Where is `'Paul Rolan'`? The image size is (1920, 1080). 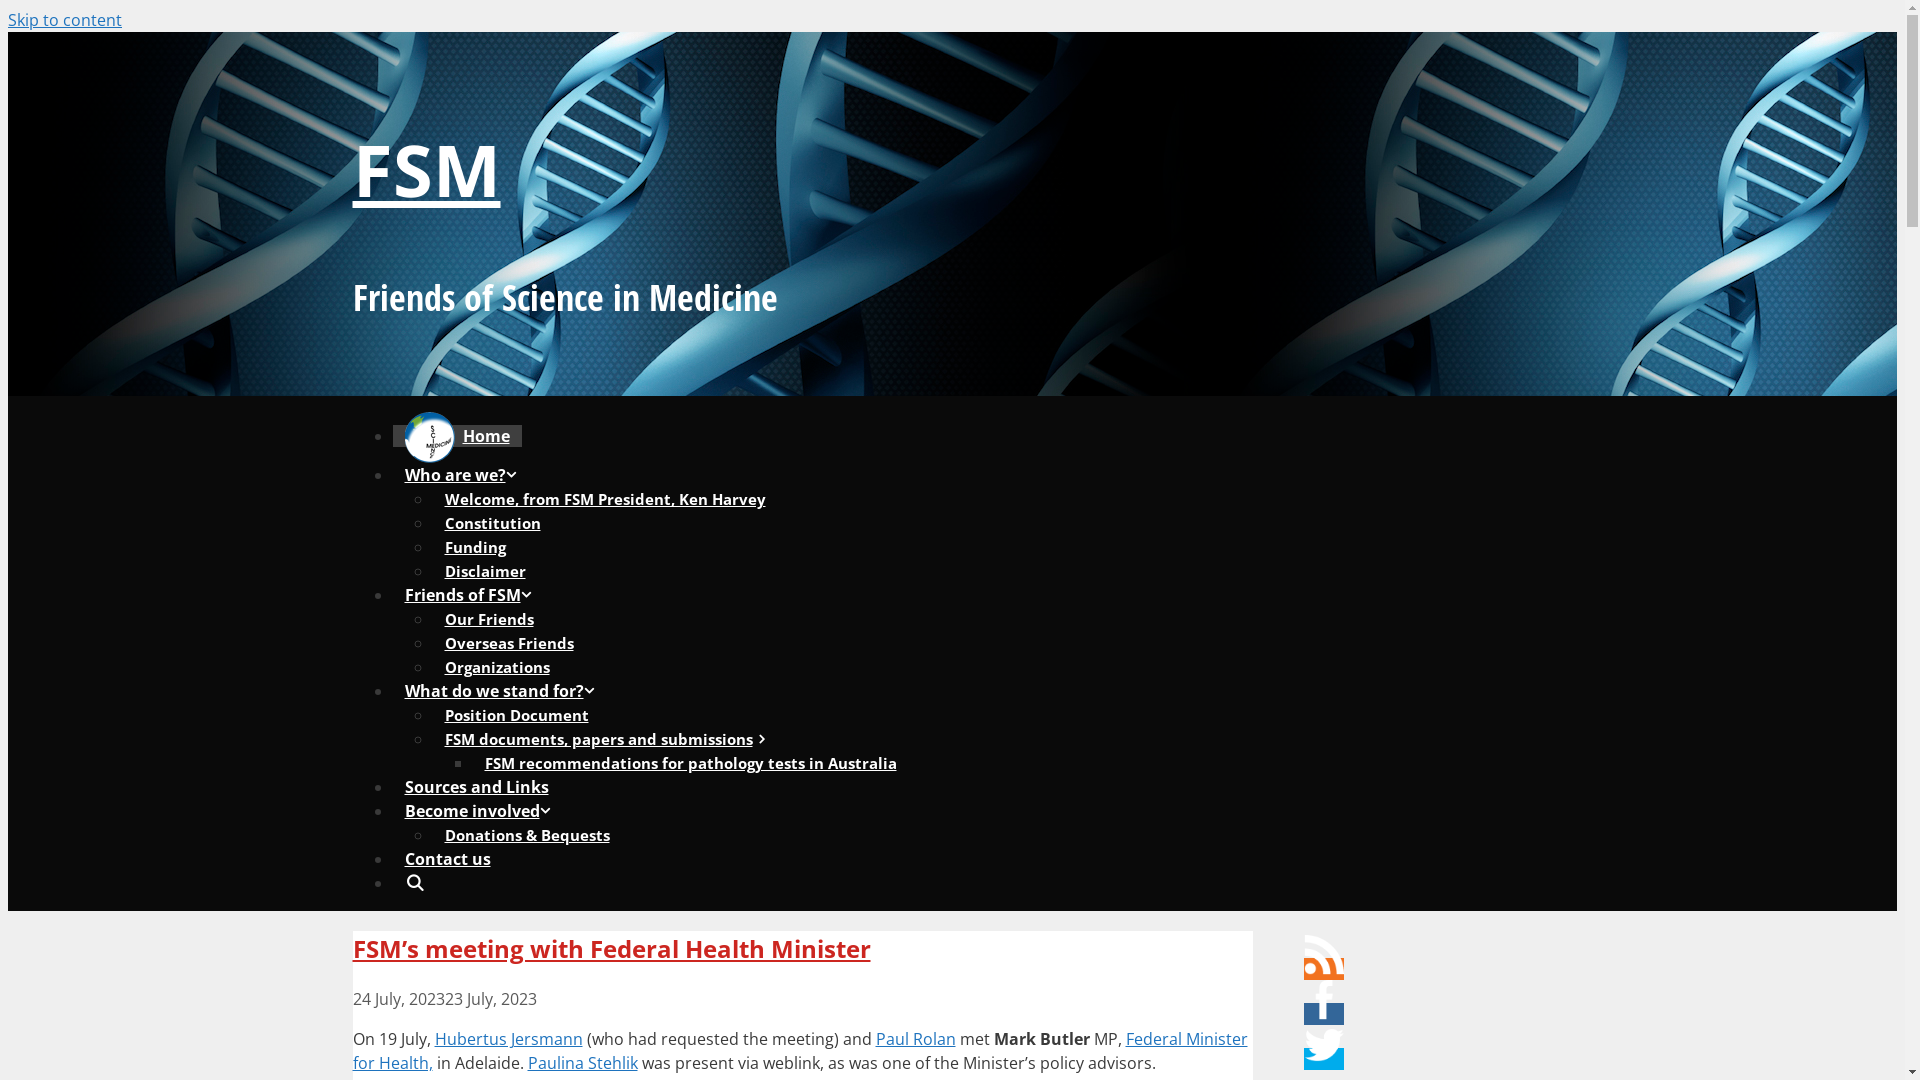
'Paul Rolan' is located at coordinates (915, 1037).